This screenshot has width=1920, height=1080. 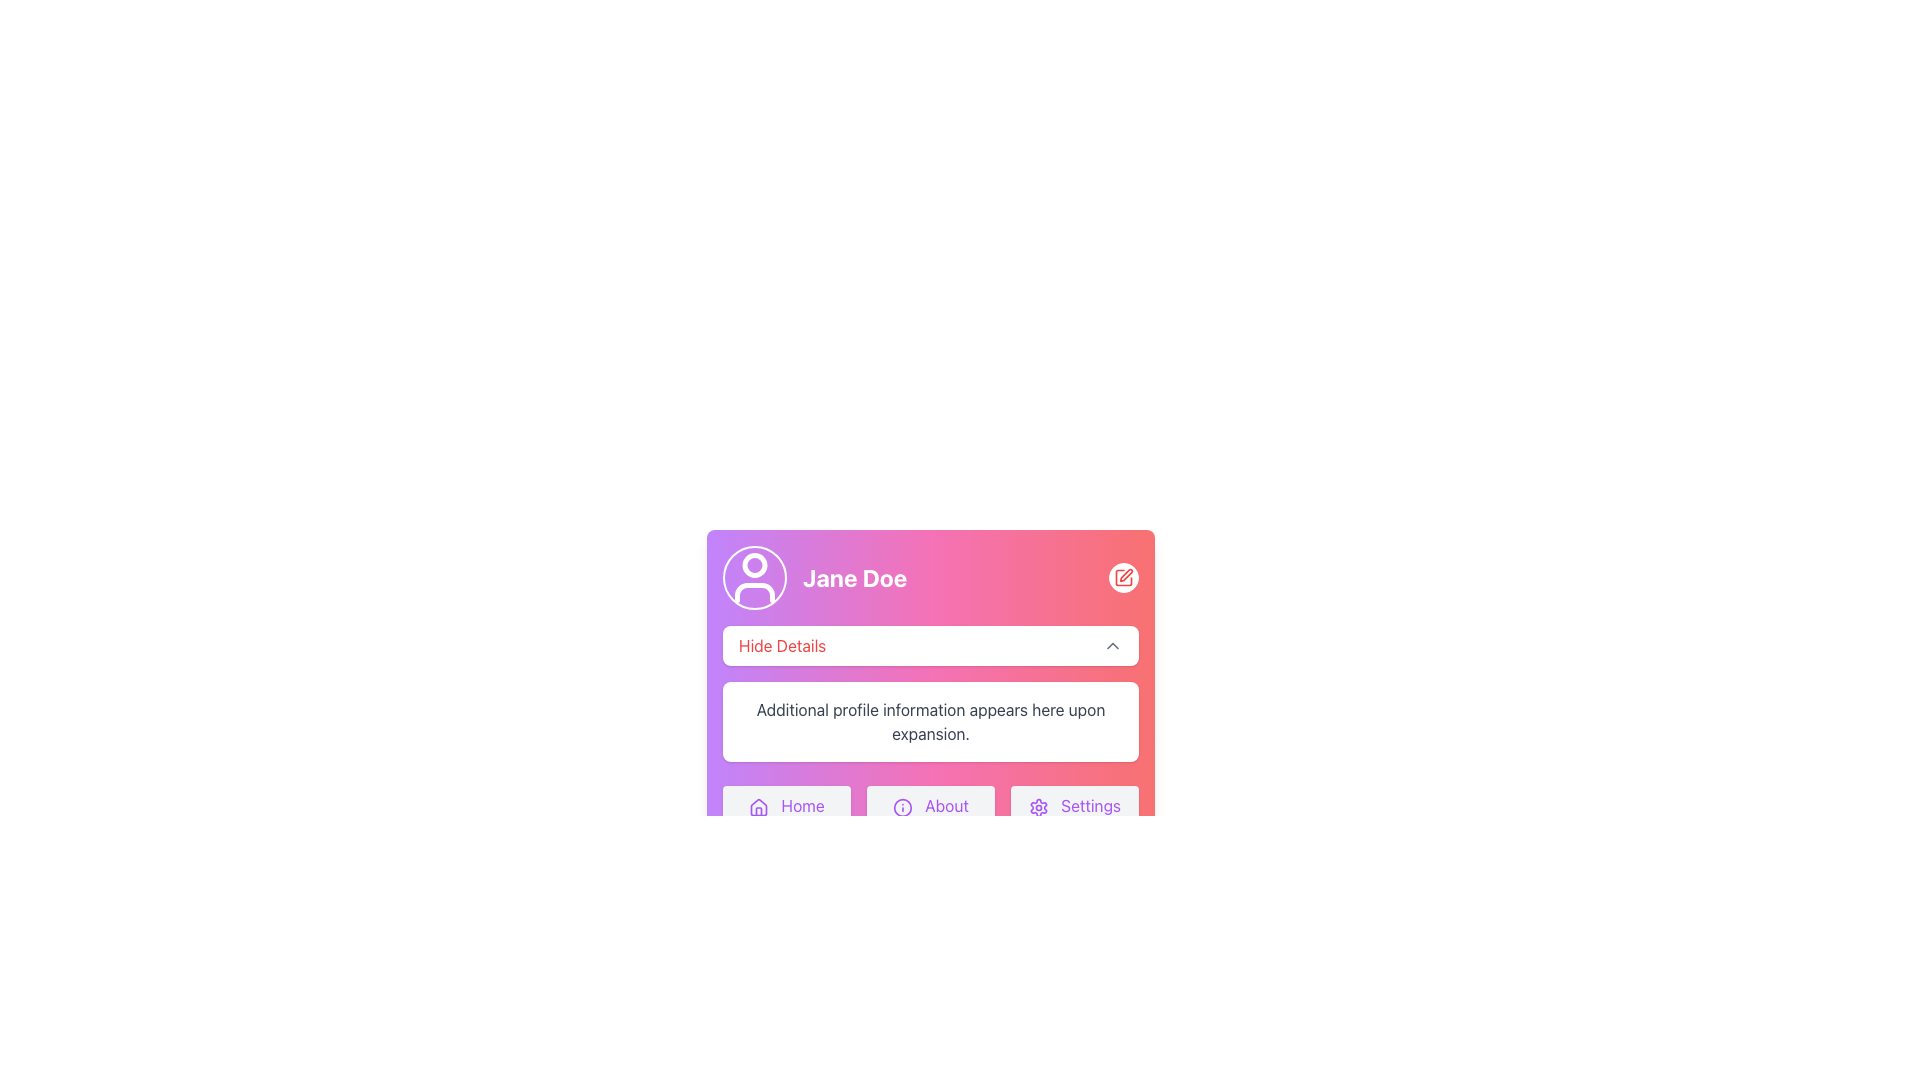 What do you see at coordinates (753, 565) in the screenshot?
I see `the head portion of the user avatar icon` at bounding box center [753, 565].